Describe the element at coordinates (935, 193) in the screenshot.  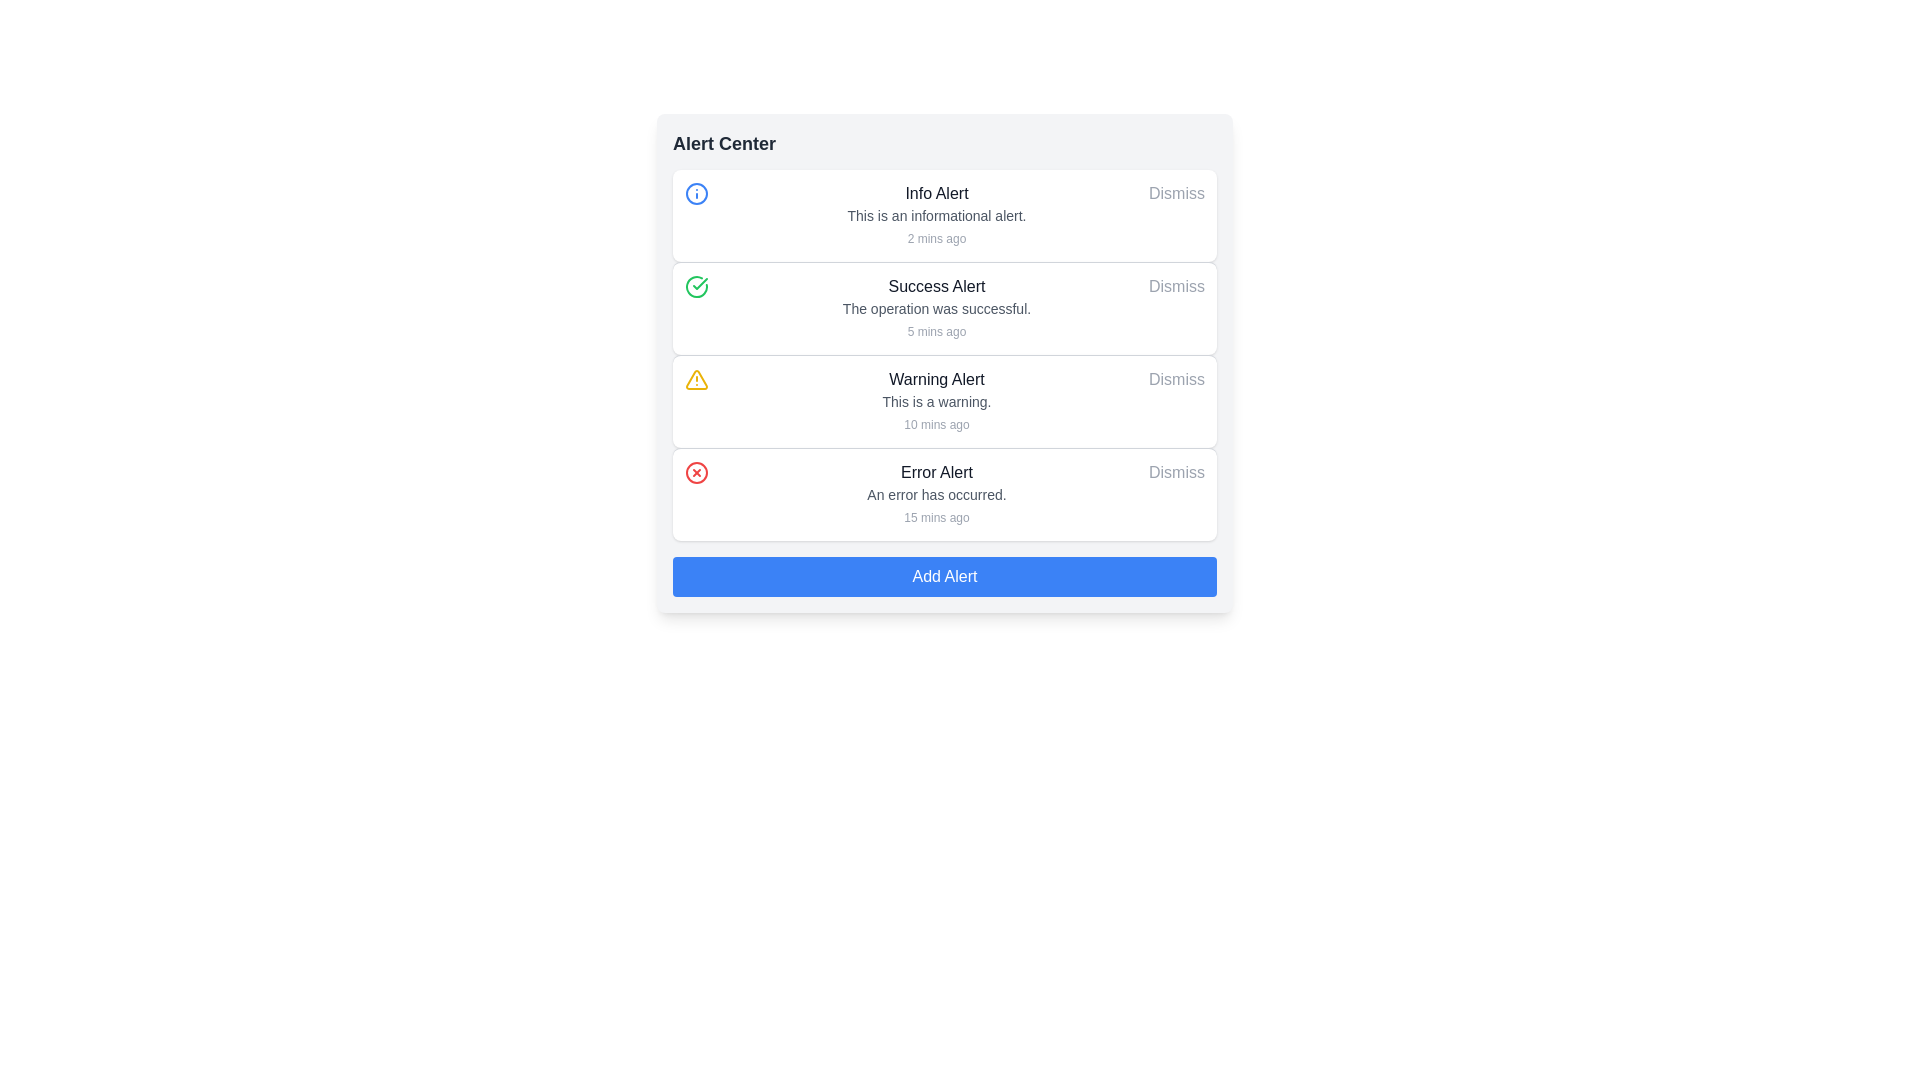
I see `the 'Info Alert' text label element, which is styled with a medium font size and dark gray color, located at the top of the 'Alert Center' panel` at that location.